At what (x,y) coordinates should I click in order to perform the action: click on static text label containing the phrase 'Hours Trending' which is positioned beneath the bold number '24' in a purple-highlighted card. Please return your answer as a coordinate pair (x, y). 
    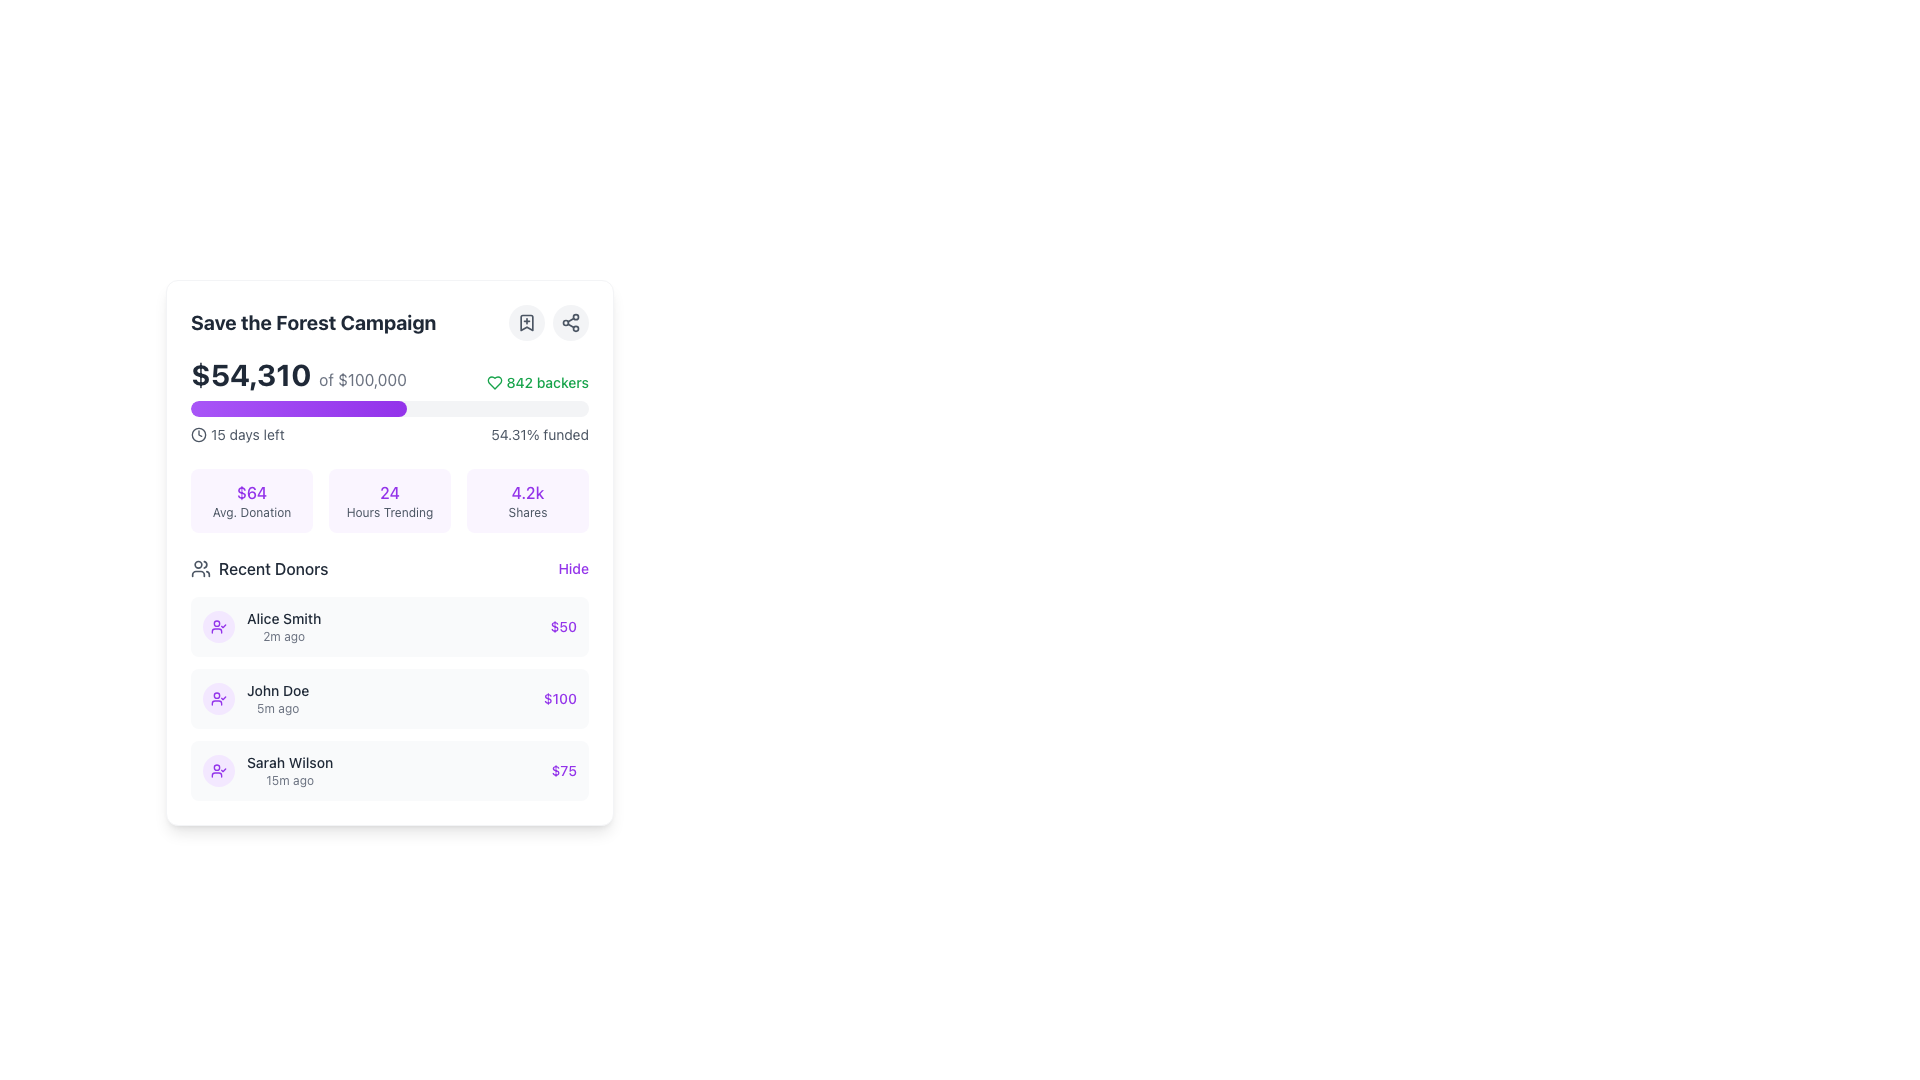
    Looking at the image, I should click on (389, 512).